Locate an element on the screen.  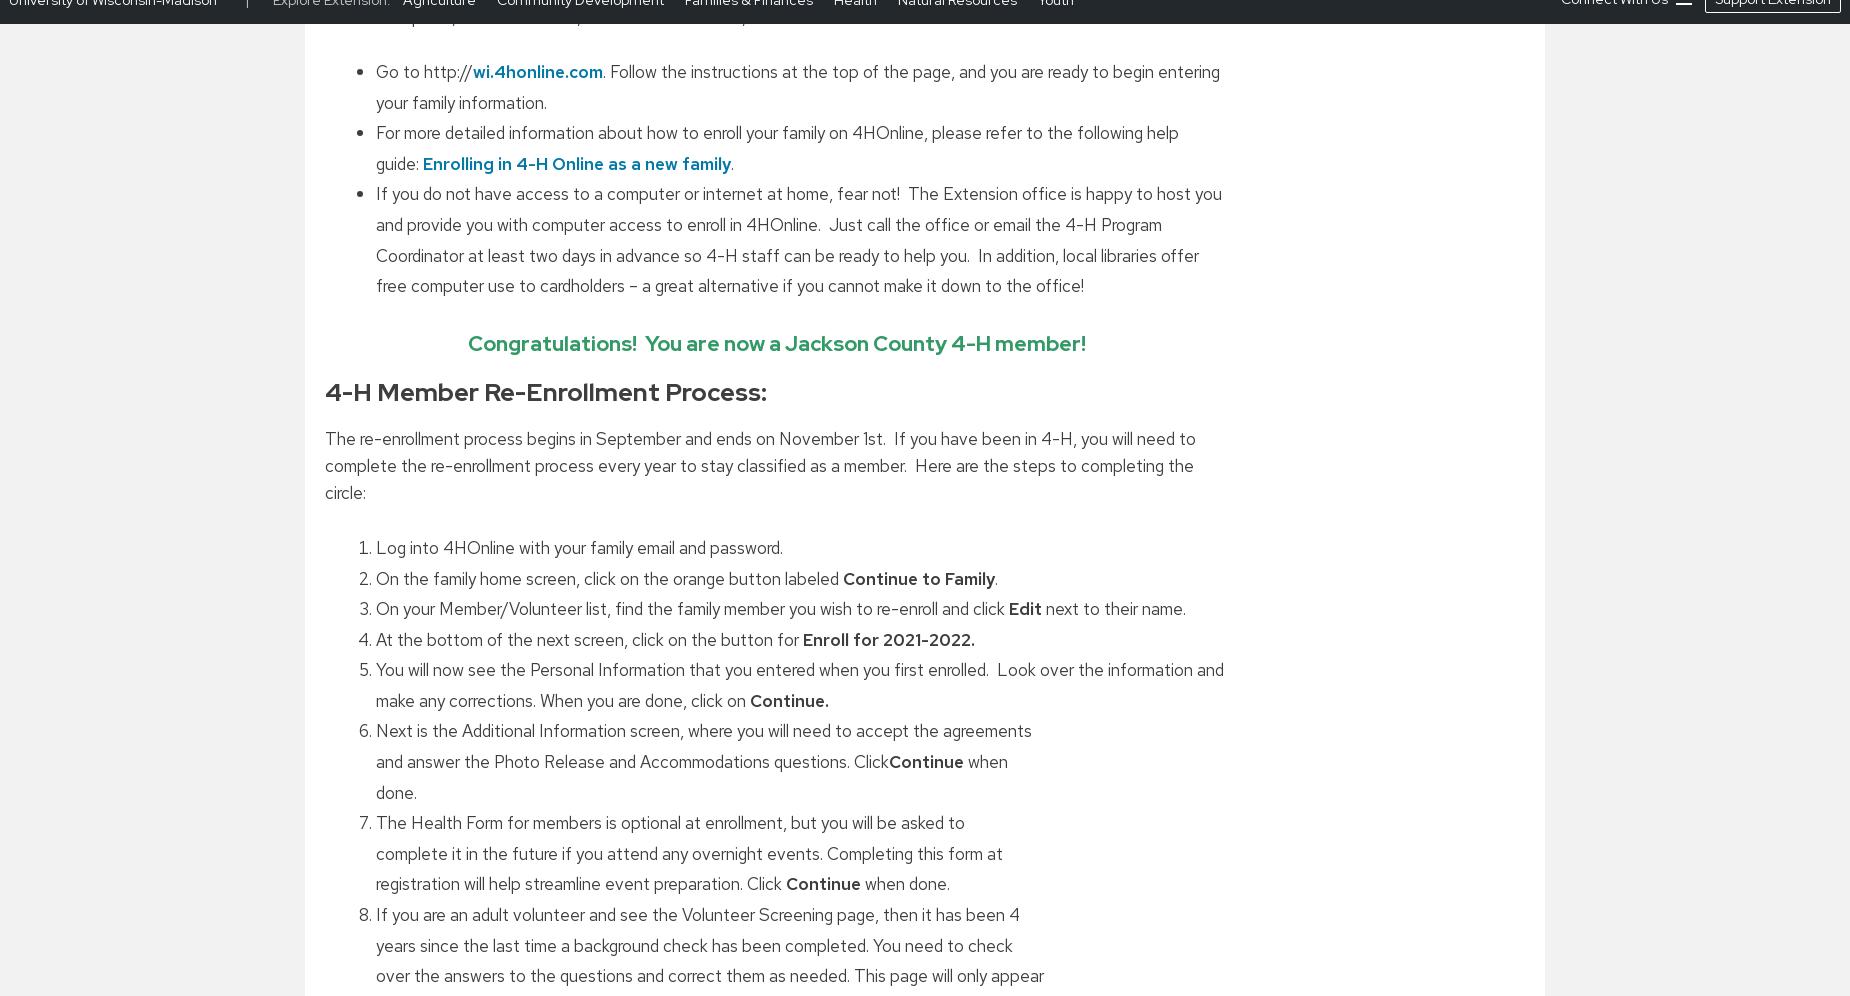
'© 2023 The Board of Regents of the University of Wisconsin System' is located at coordinates (1182, 897).